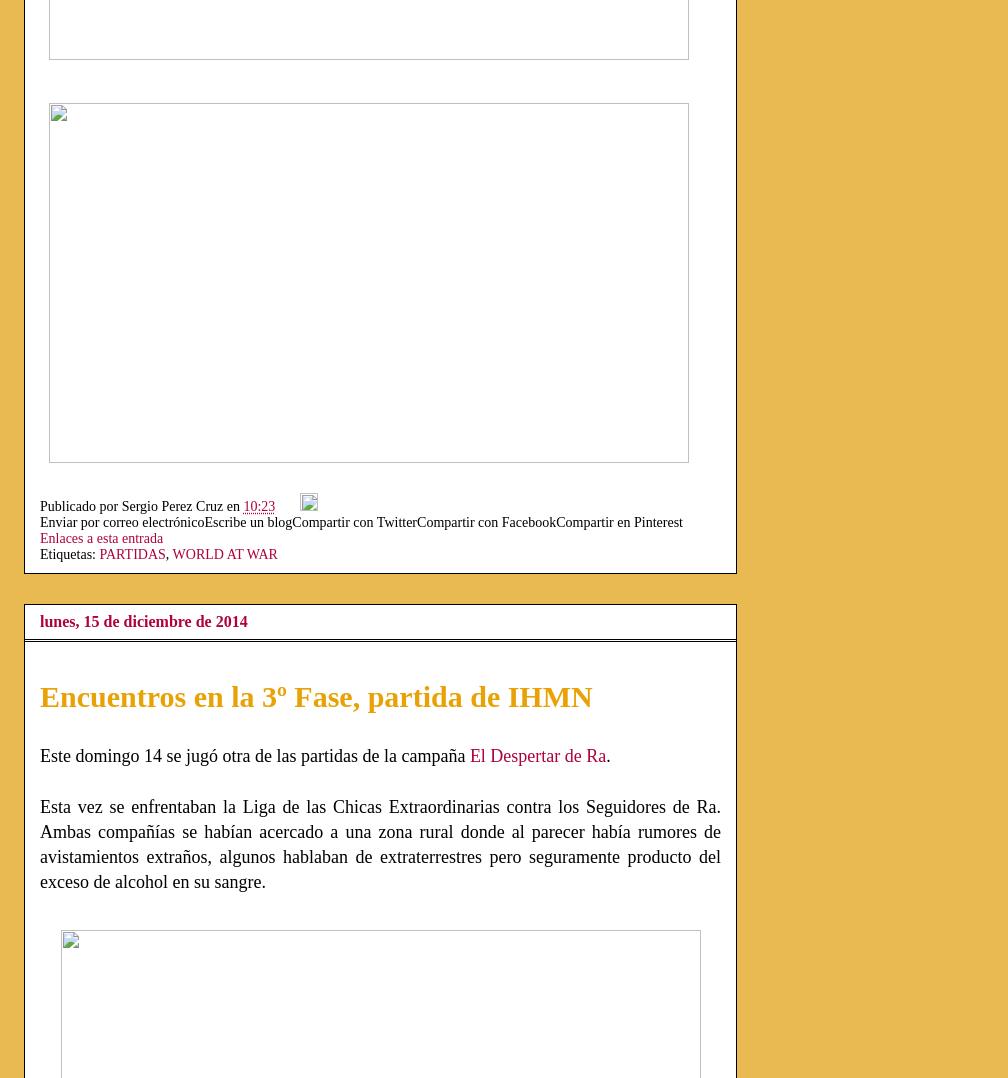 The width and height of the screenshot is (1008, 1078). What do you see at coordinates (354, 522) in the screenshot?
I see `'Compartir con Twitter'` at bounding box center [354, 522].